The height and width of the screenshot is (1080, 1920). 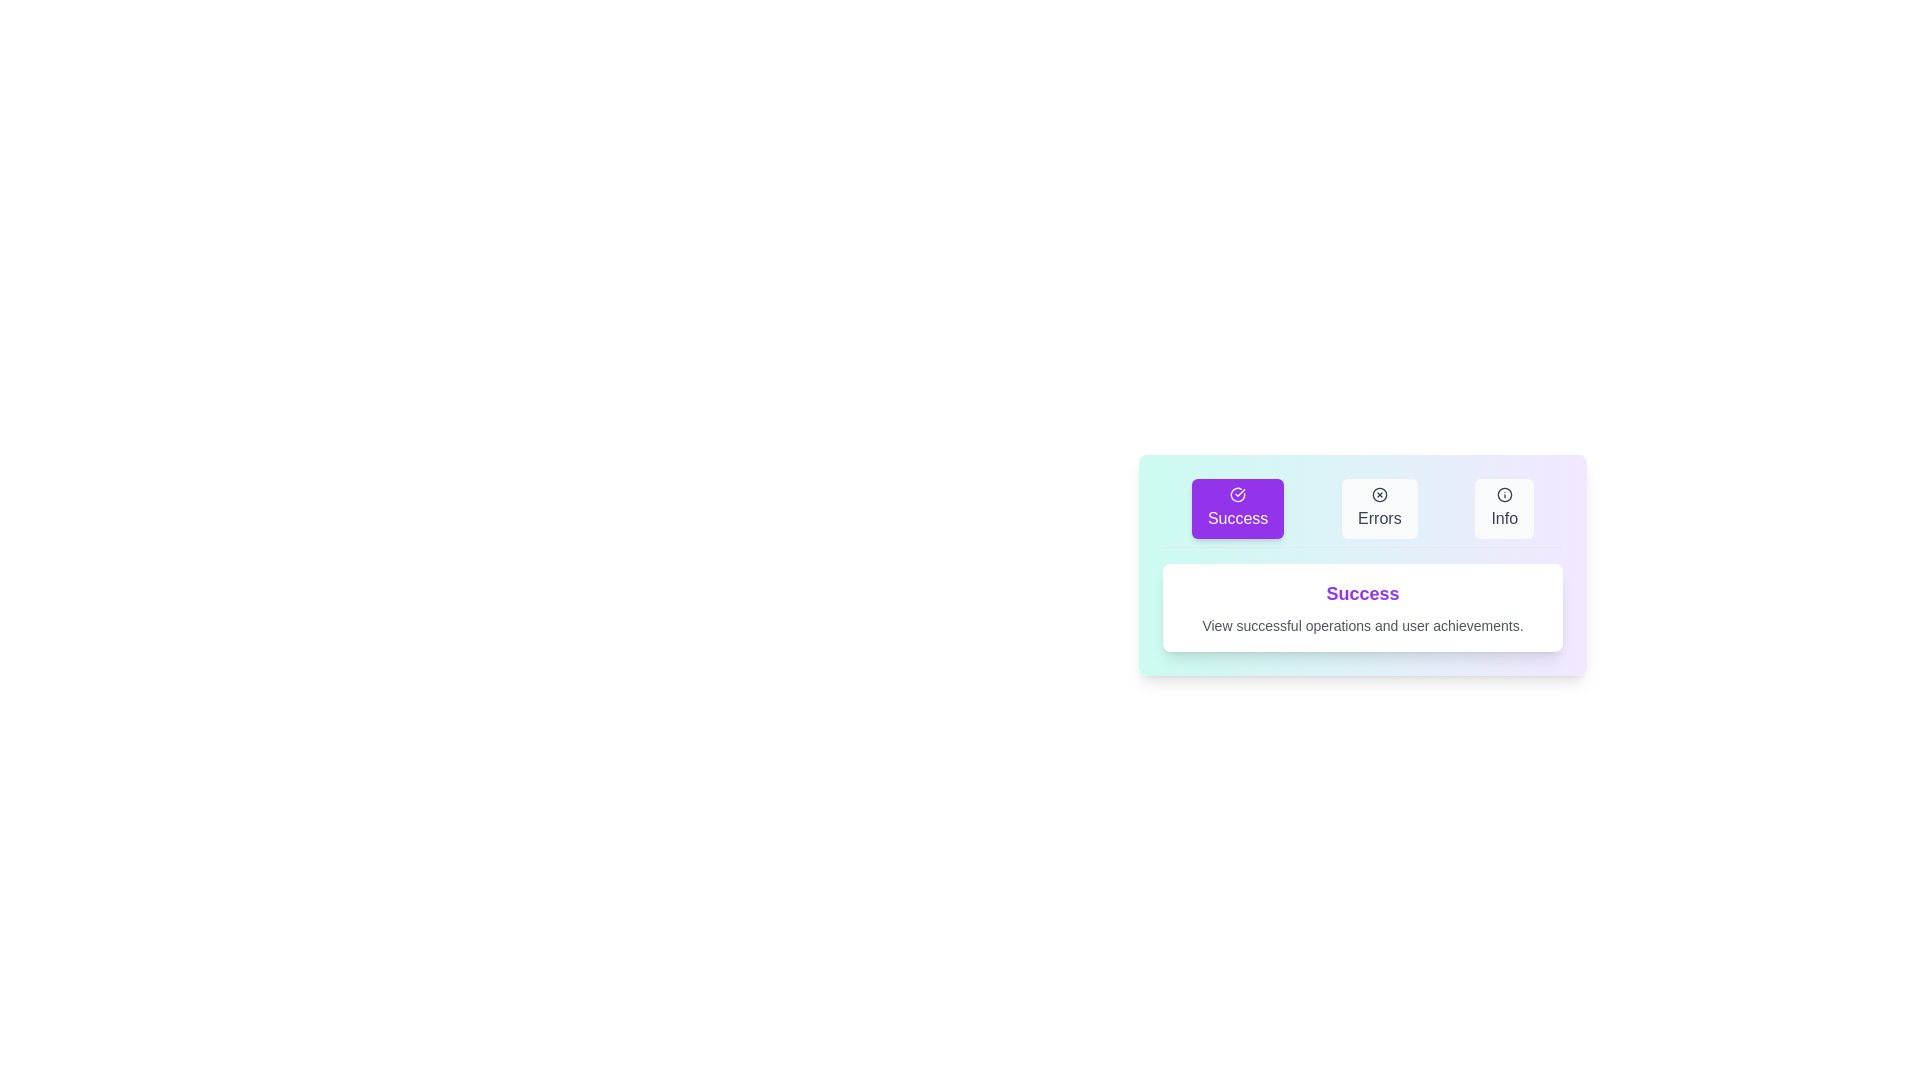 I want to click on the Errors tab, so click(x=1377, y=508).